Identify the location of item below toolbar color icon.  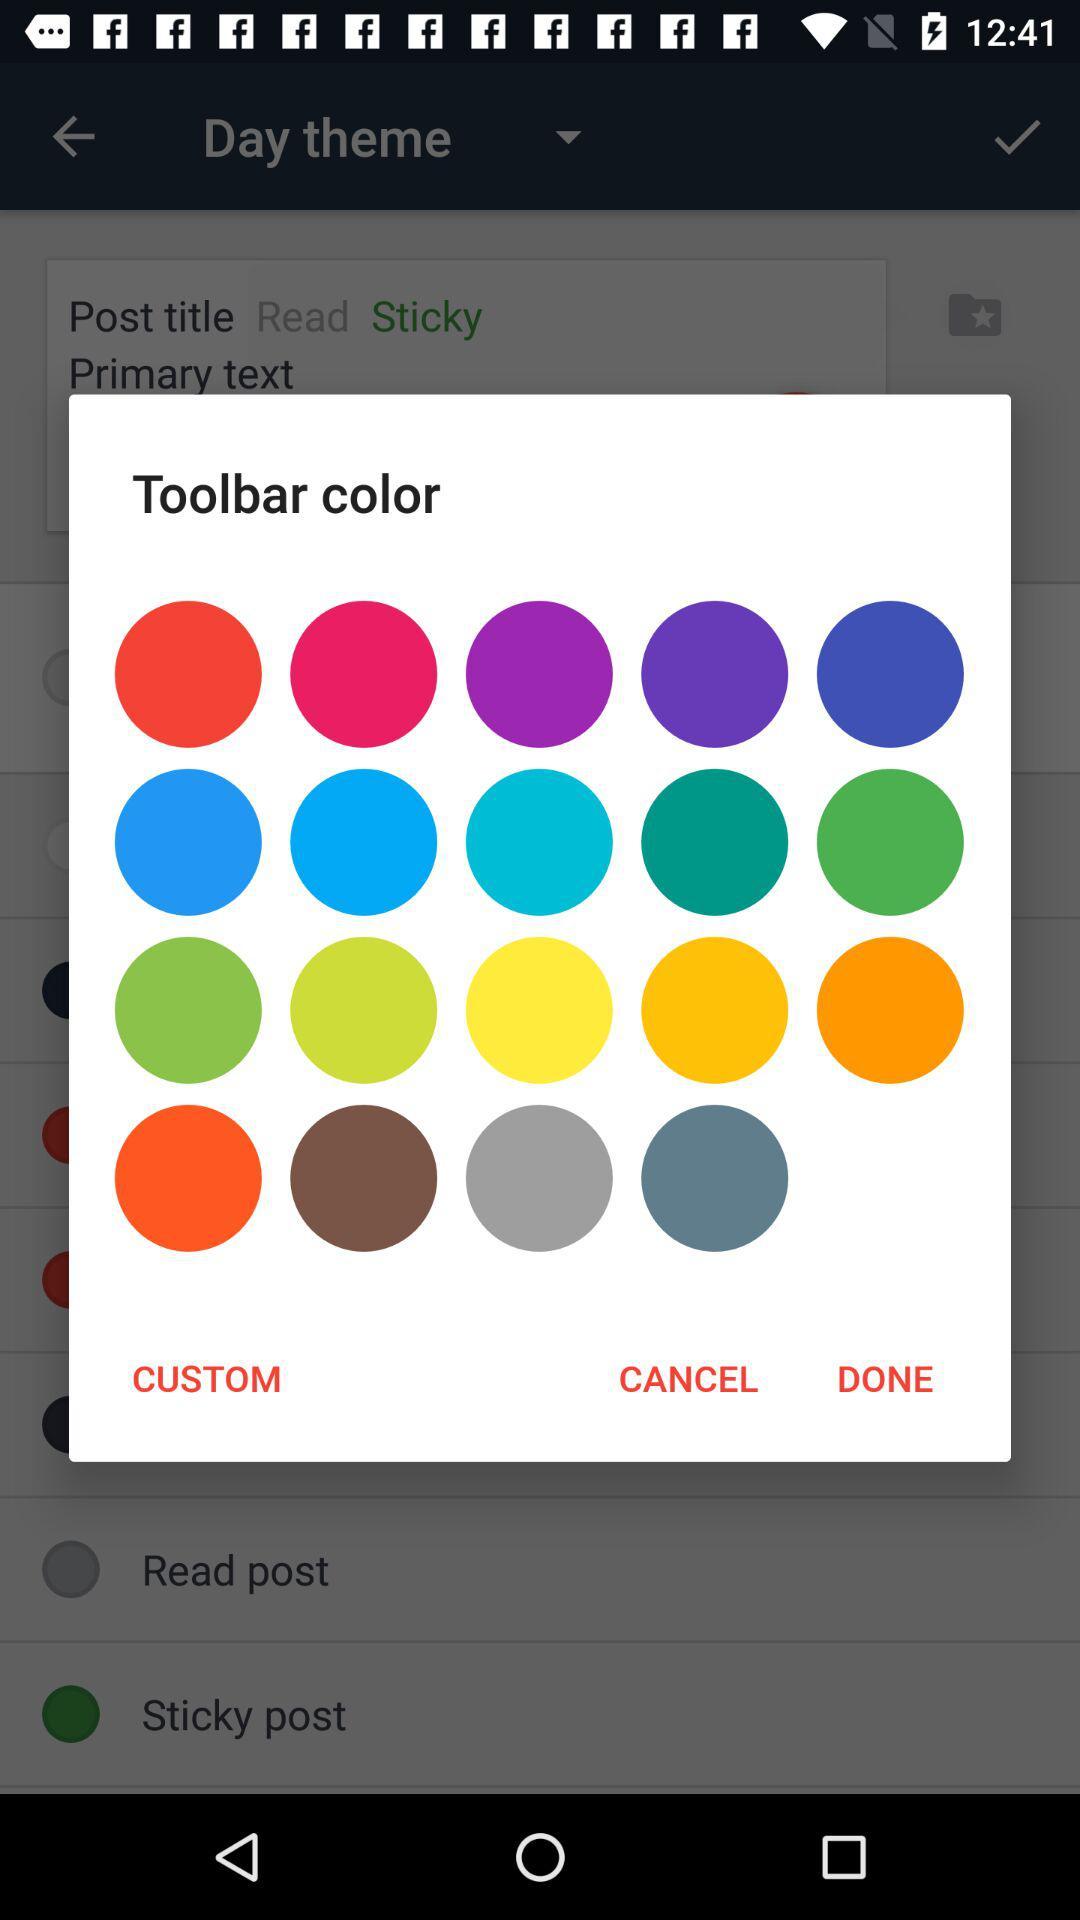
(363, 674).